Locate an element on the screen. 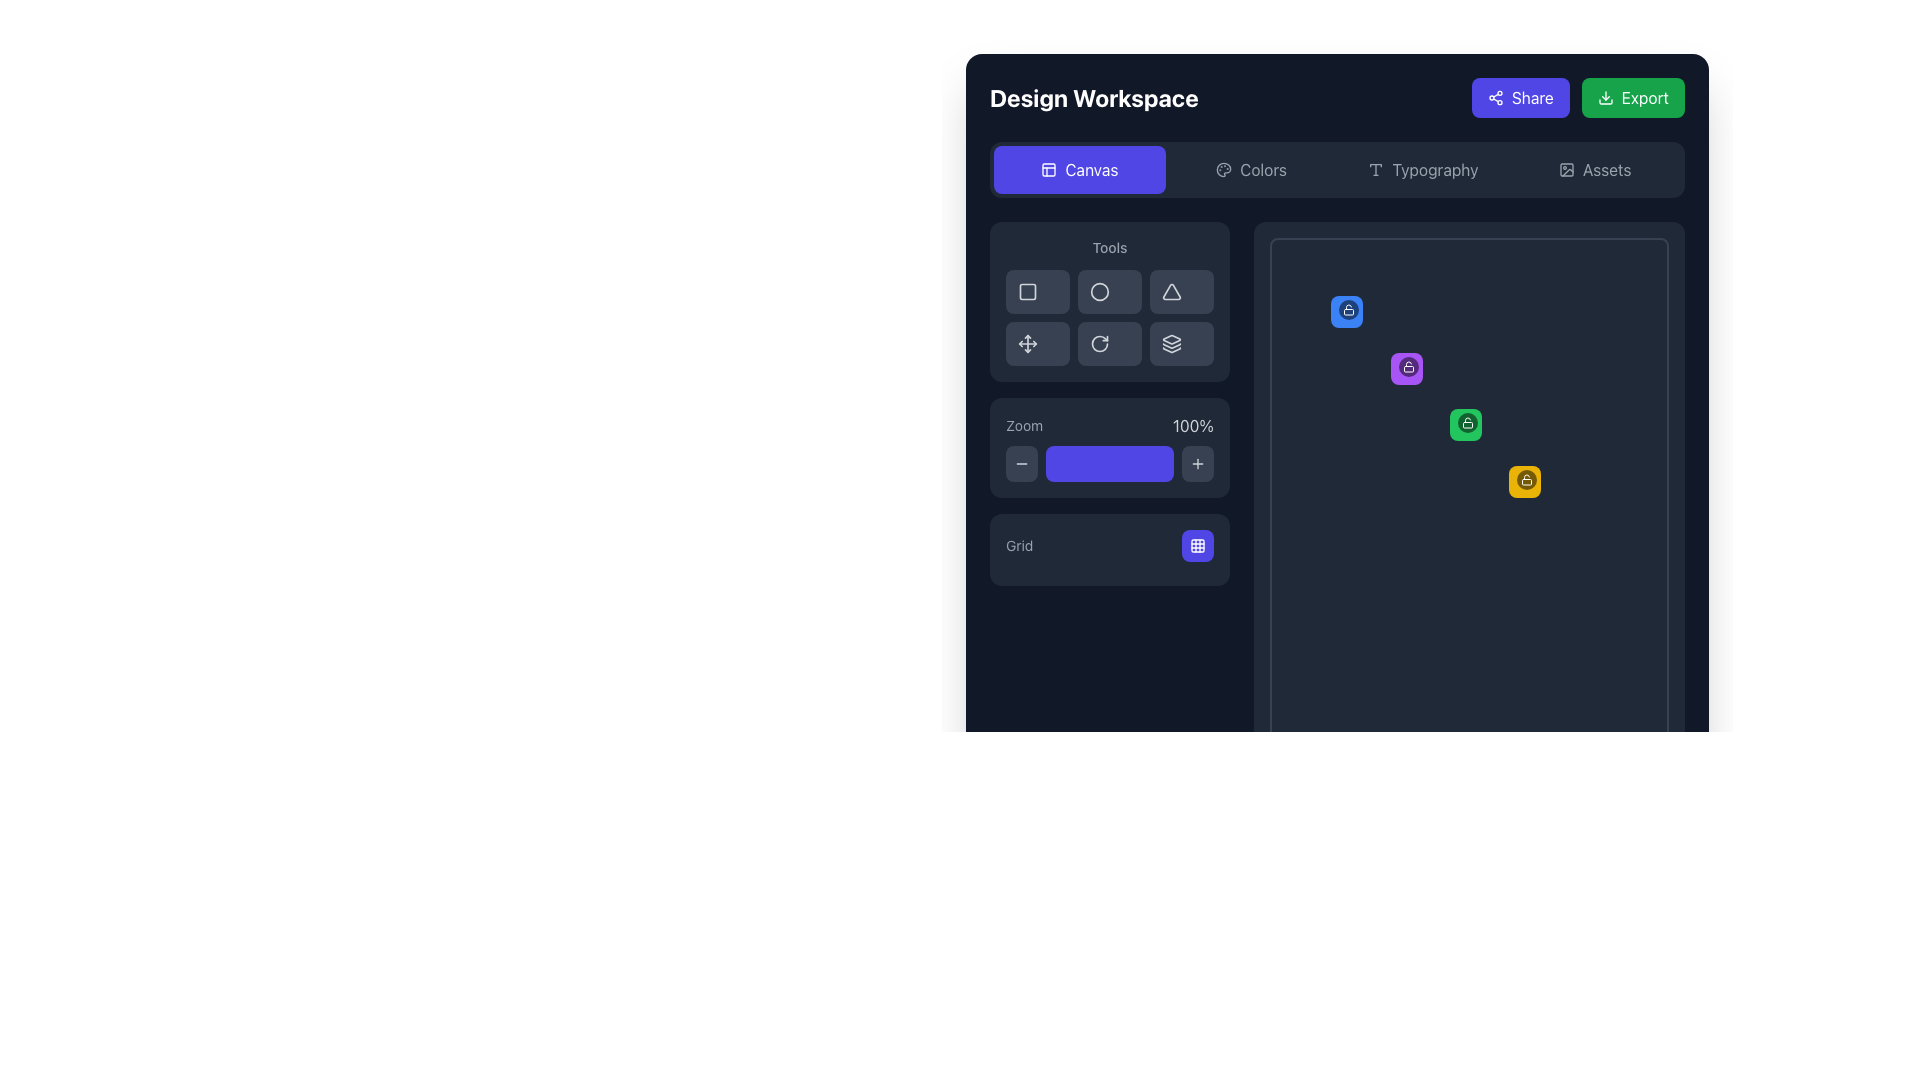  the layer management button located in the bottom-right corner of the 'Tools' section grid is located at coordinates (1181, 342).